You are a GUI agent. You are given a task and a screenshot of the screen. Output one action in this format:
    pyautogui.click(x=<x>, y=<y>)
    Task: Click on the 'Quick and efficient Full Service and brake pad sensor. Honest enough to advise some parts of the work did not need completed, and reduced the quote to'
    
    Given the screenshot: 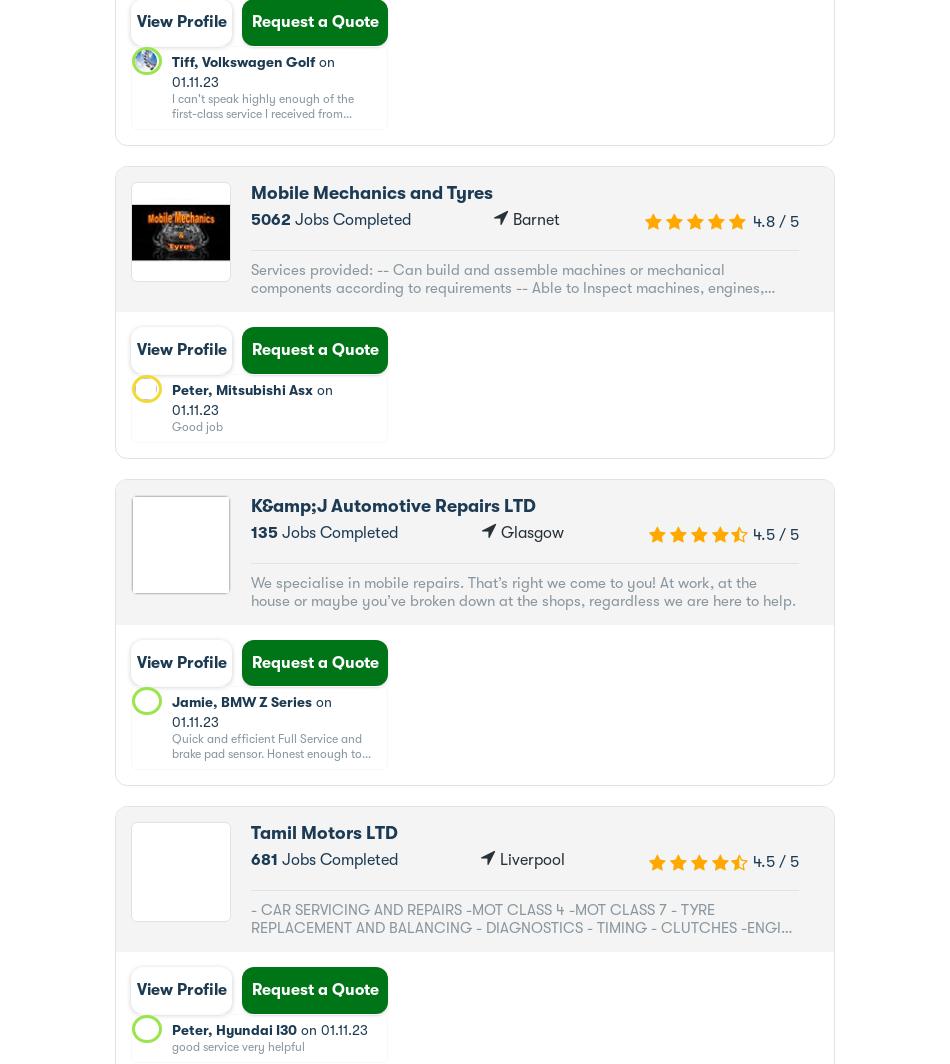 What is the action you would take?
    pyautogui.click(x=270, y=768)
    